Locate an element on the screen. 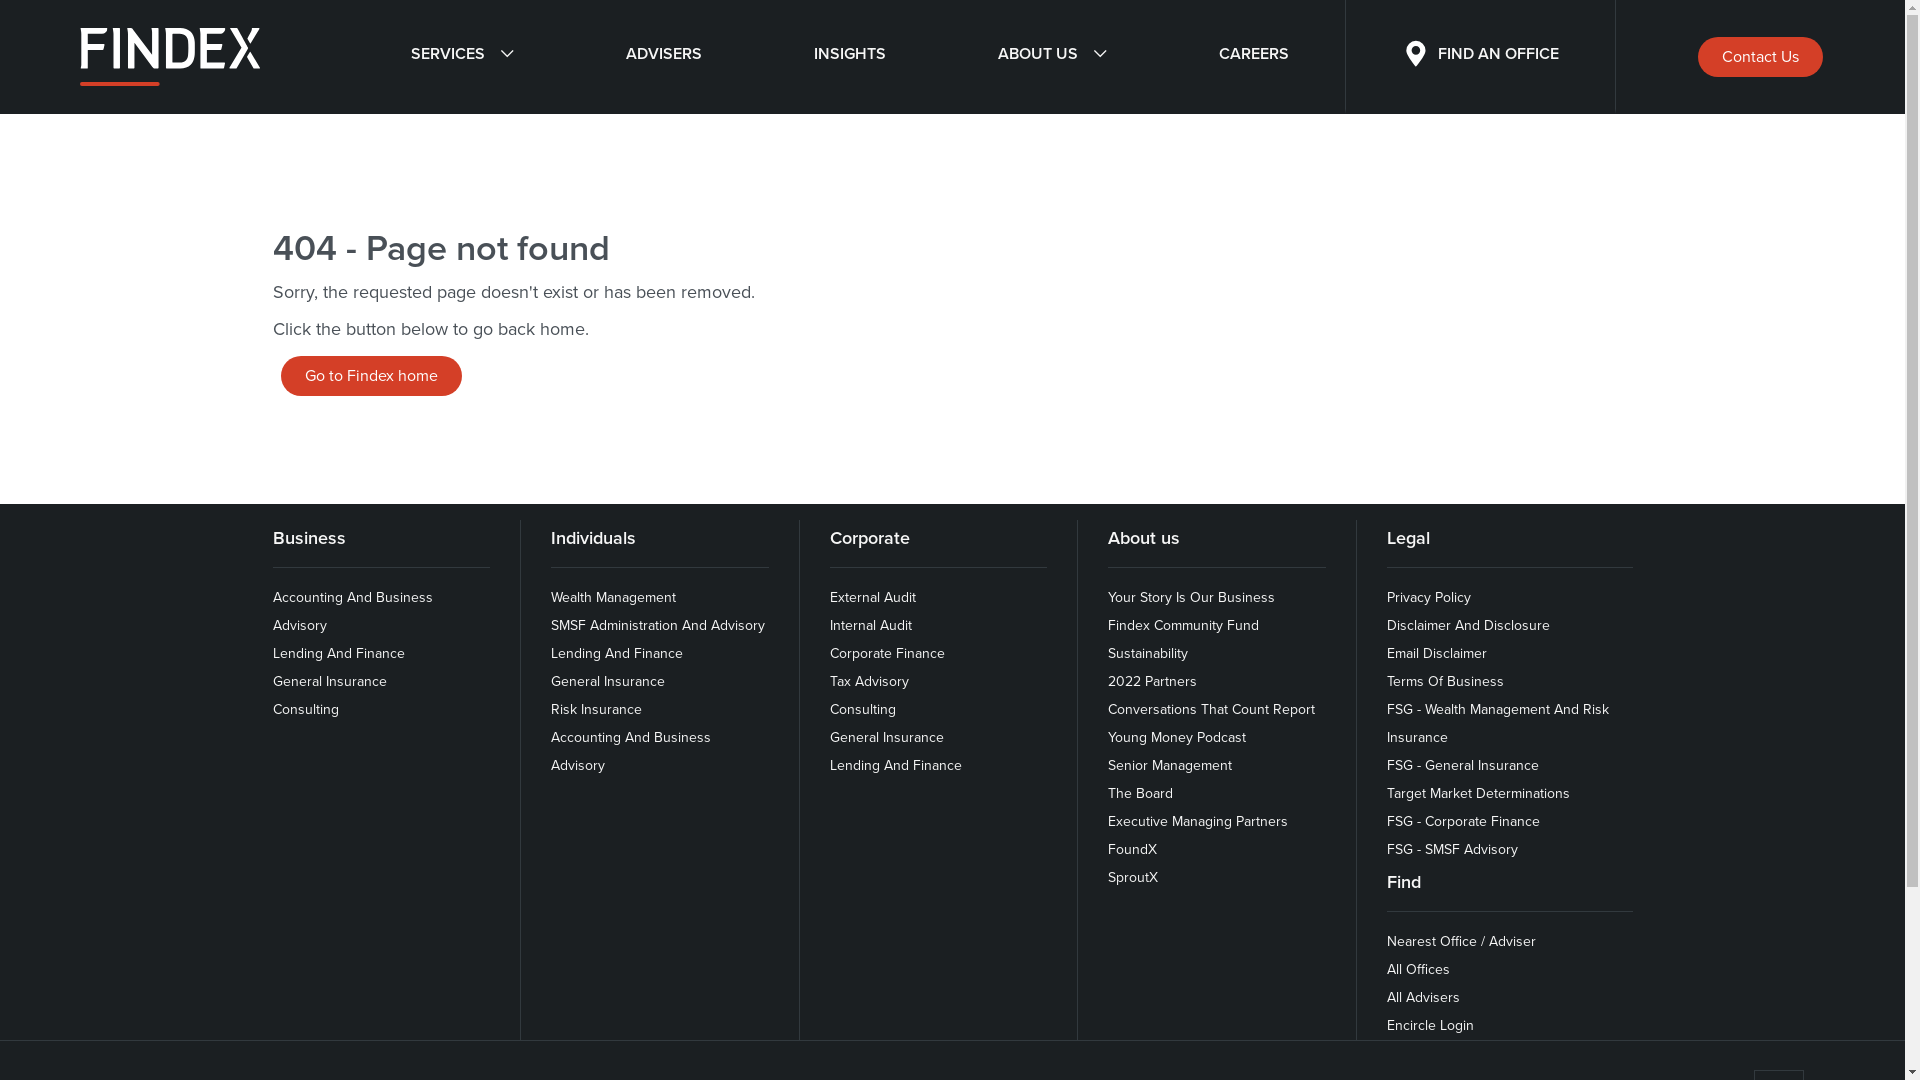  'SproutX' is located at coordinates (1132, 876).